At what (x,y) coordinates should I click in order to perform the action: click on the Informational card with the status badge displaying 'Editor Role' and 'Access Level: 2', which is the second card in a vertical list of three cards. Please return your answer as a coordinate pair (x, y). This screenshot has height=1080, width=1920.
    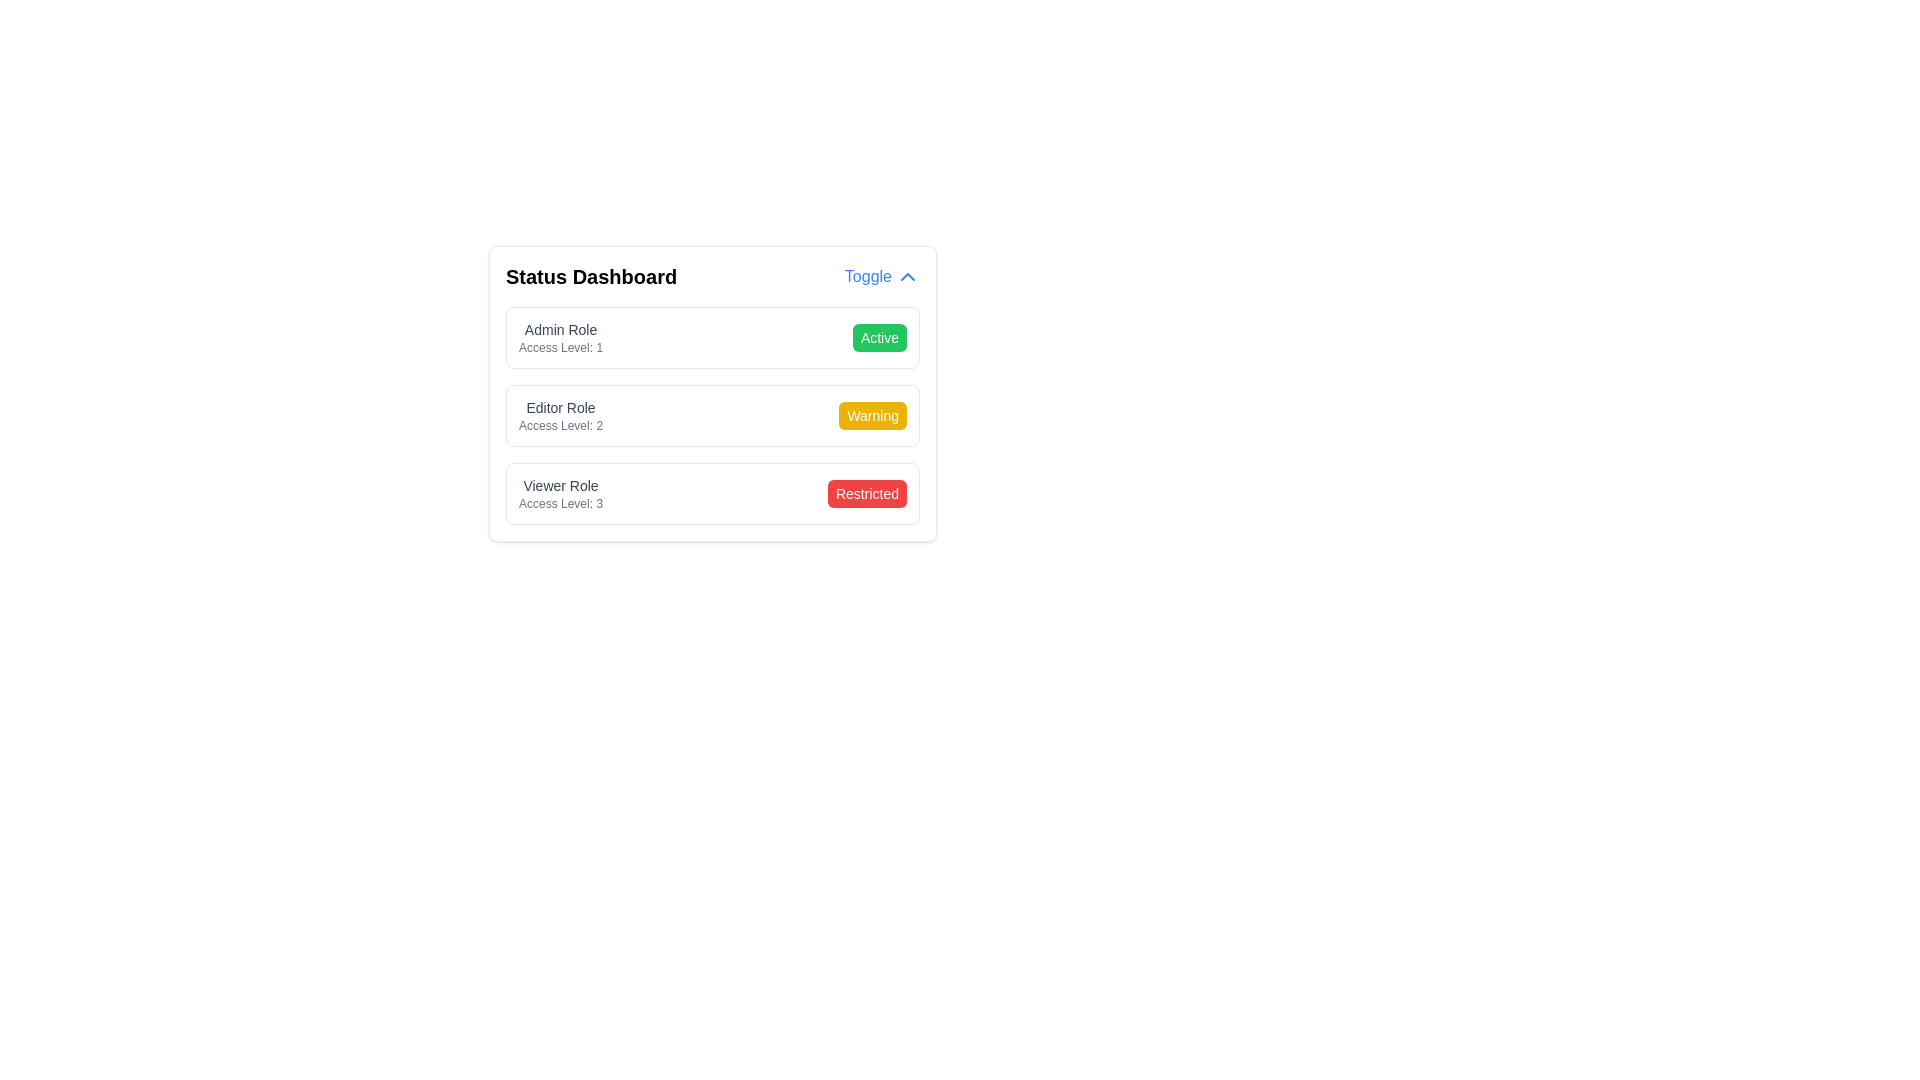
    Looking at the image, I should click on (713, 393).